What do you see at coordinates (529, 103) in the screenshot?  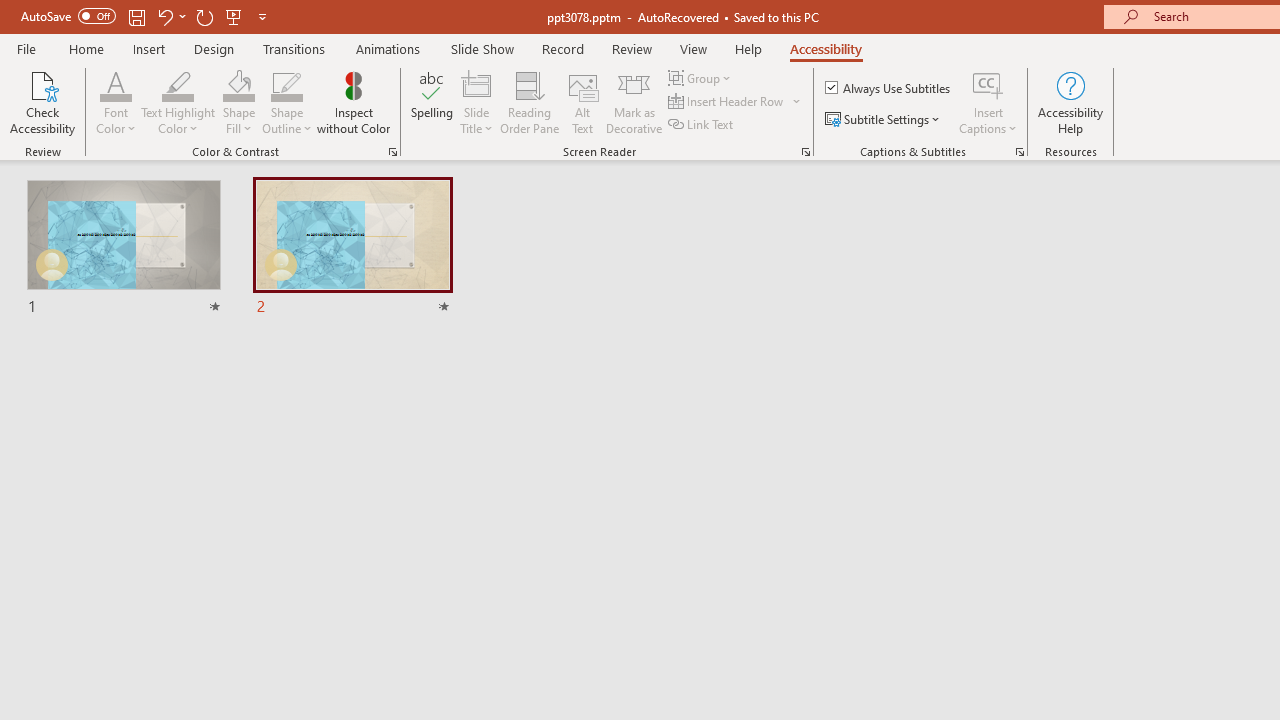 I see `'Reading Order Pane'` at bounding box center [529, 103].